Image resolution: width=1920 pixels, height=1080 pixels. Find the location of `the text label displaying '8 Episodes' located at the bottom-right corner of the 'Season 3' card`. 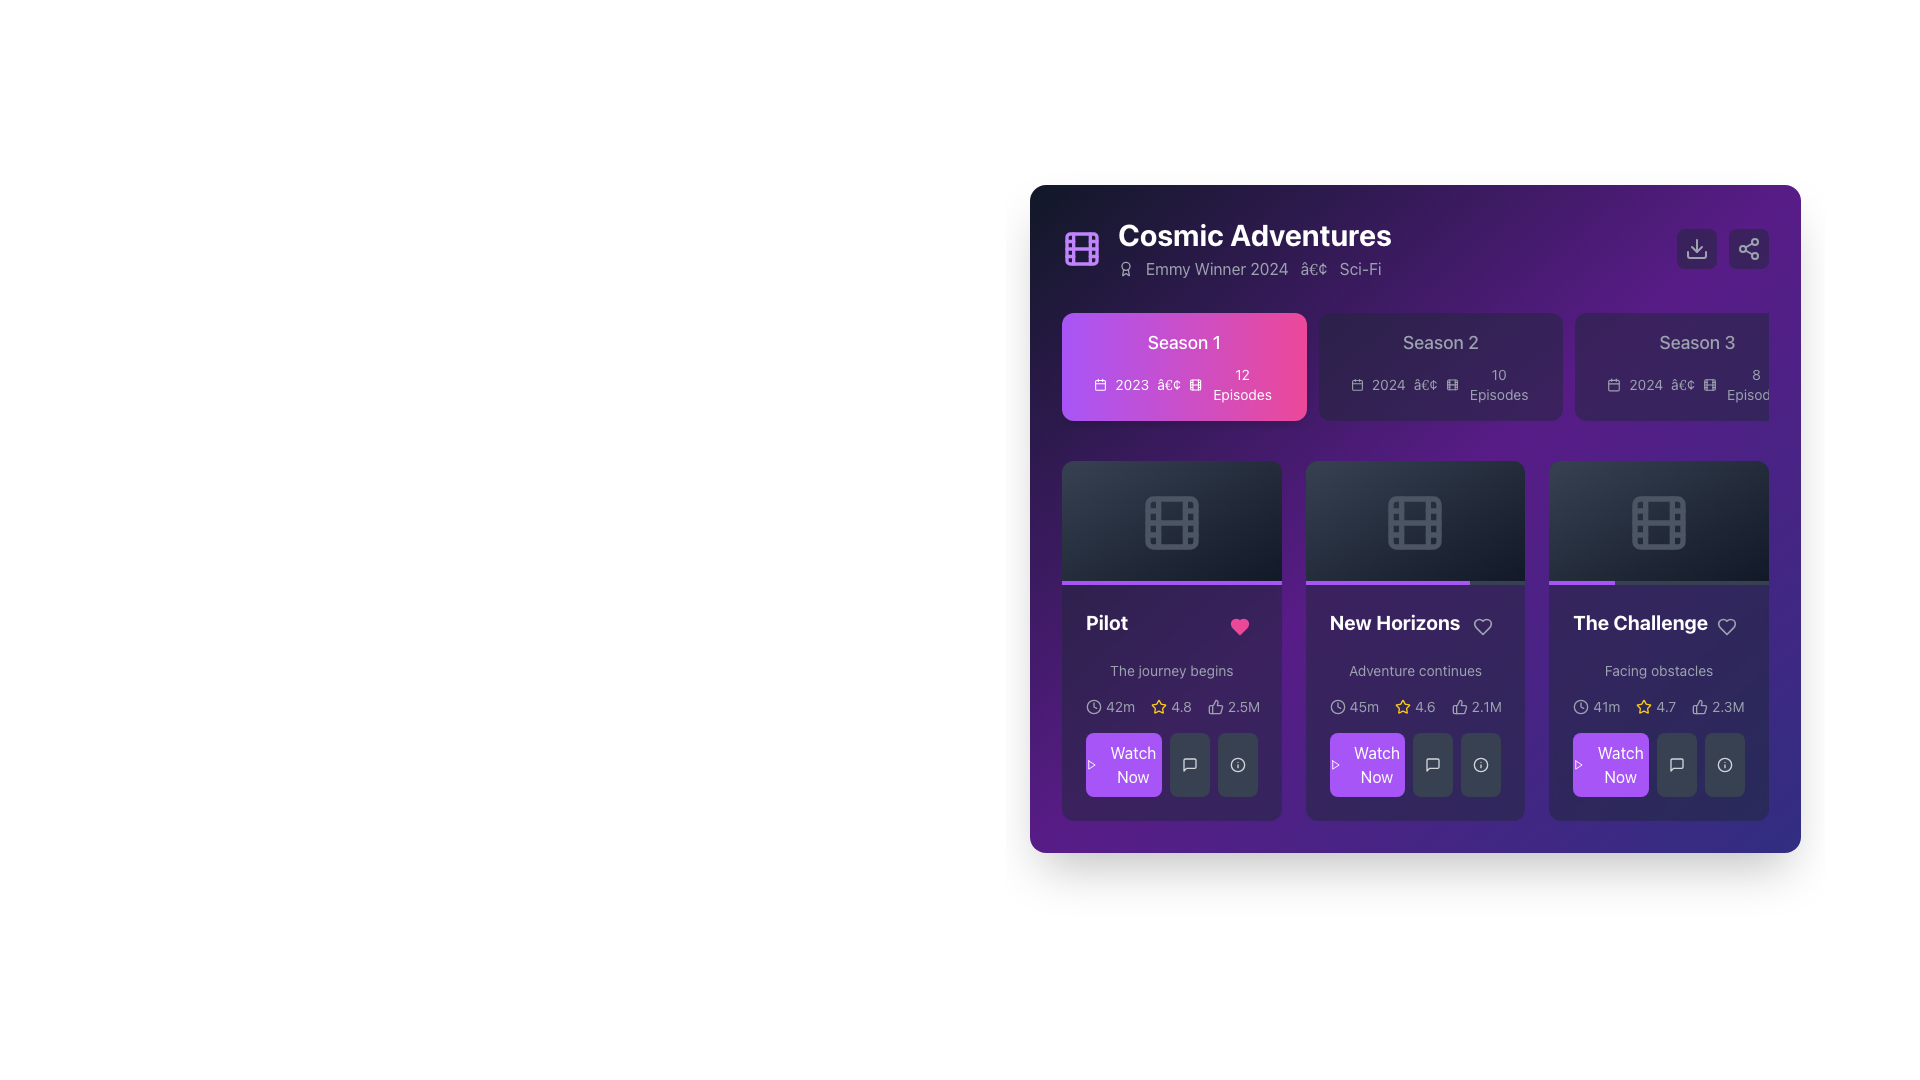

the text label displaying '8 Episodes' located at the bottom-right corner of the 'Season 3' card is located at coordinates (1755, 385).